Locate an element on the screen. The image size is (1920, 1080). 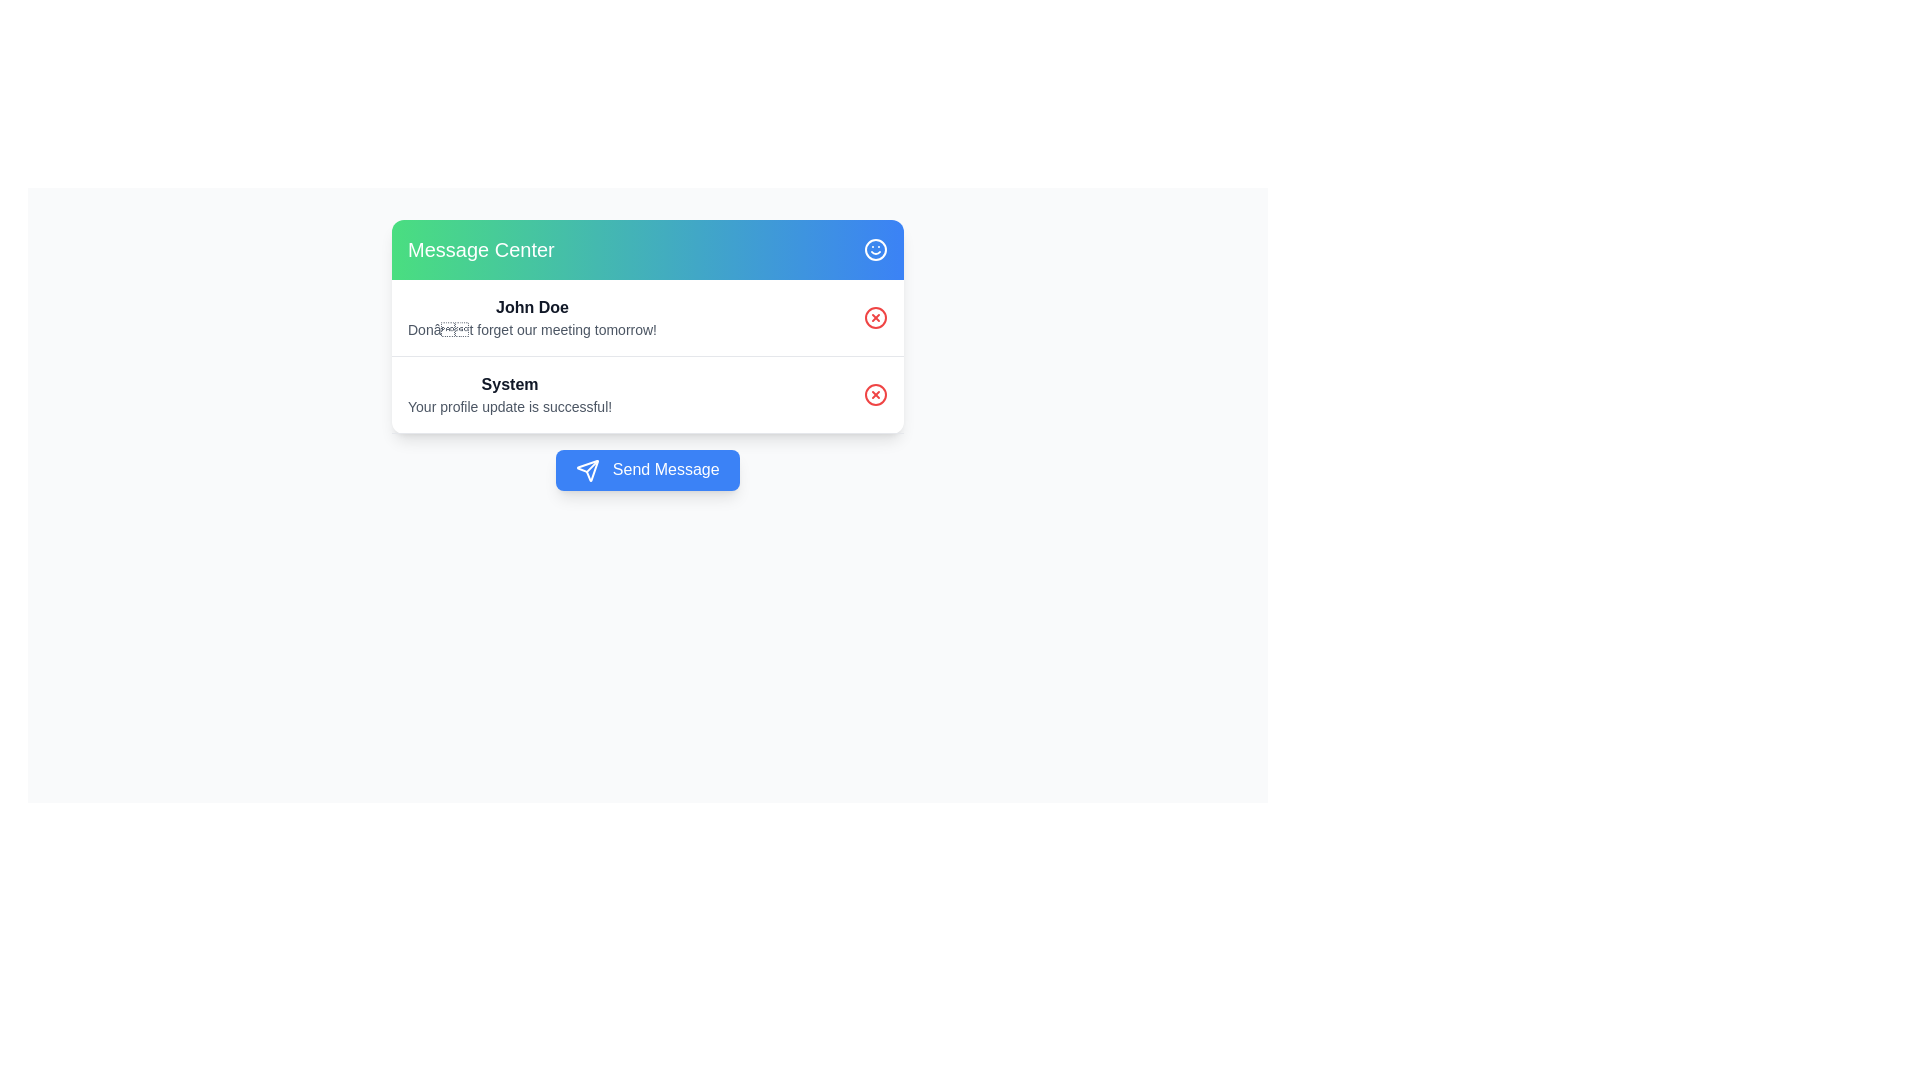
the delete icon located at the far right of the row containing the text 'John Doe' is located at coordinates (875, 316).